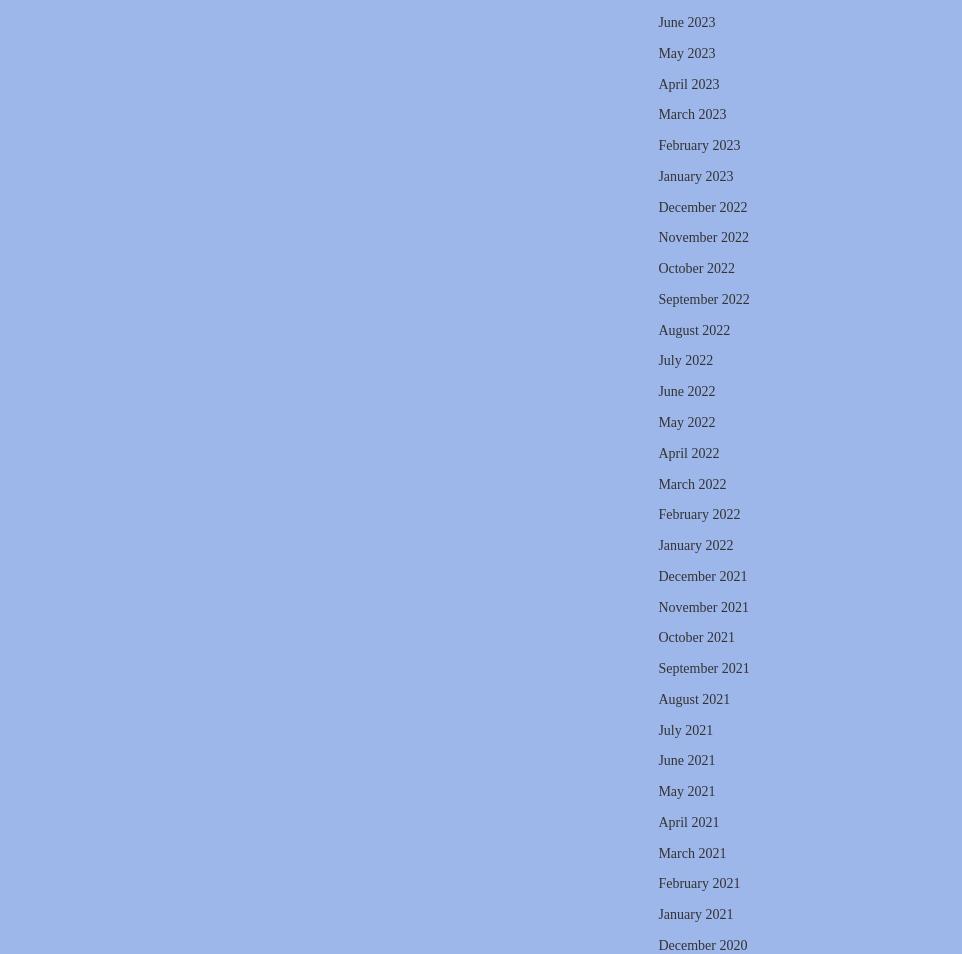 Image resolution: width=962 pixels, height=954 pixels. I want to click on 'April 2021', so click(687, 821).